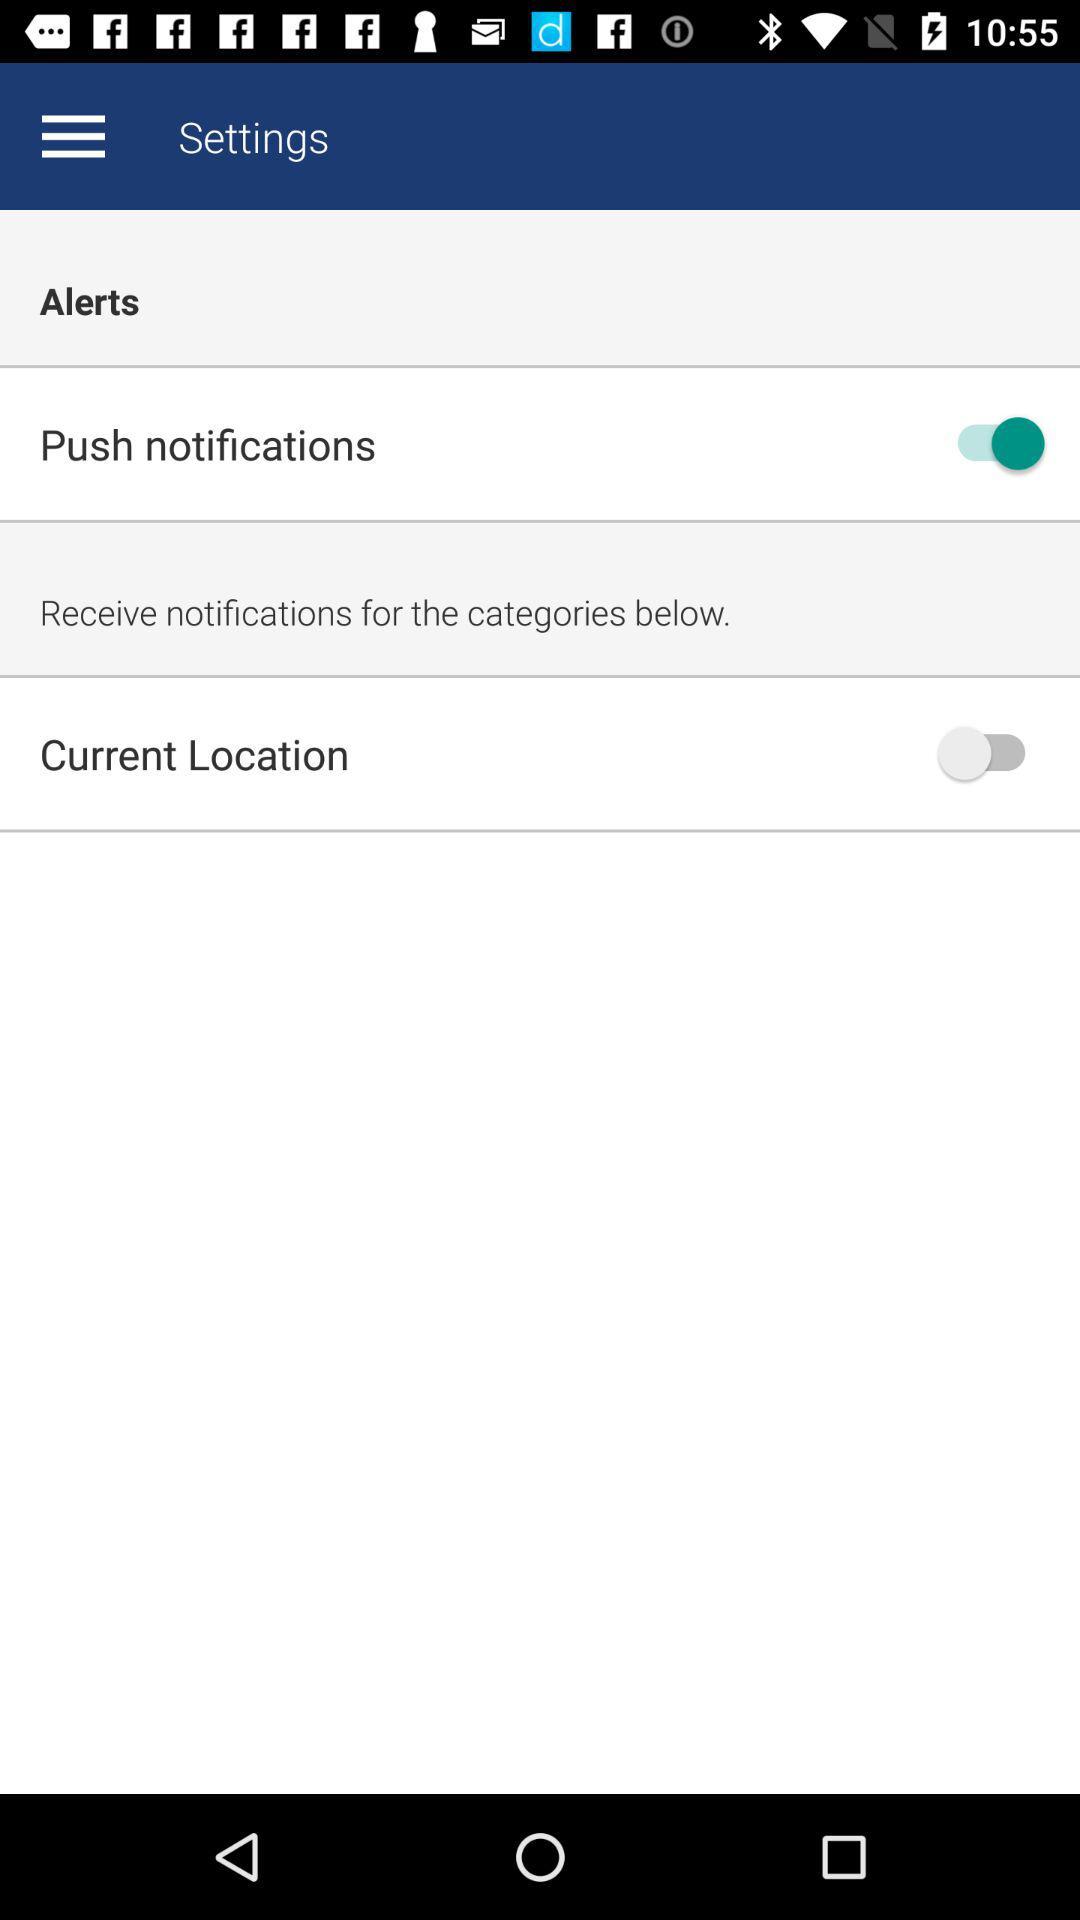  Describe the element at coordinates (991, 442) in the screenshot. I see `turn off push notifications` at that location.